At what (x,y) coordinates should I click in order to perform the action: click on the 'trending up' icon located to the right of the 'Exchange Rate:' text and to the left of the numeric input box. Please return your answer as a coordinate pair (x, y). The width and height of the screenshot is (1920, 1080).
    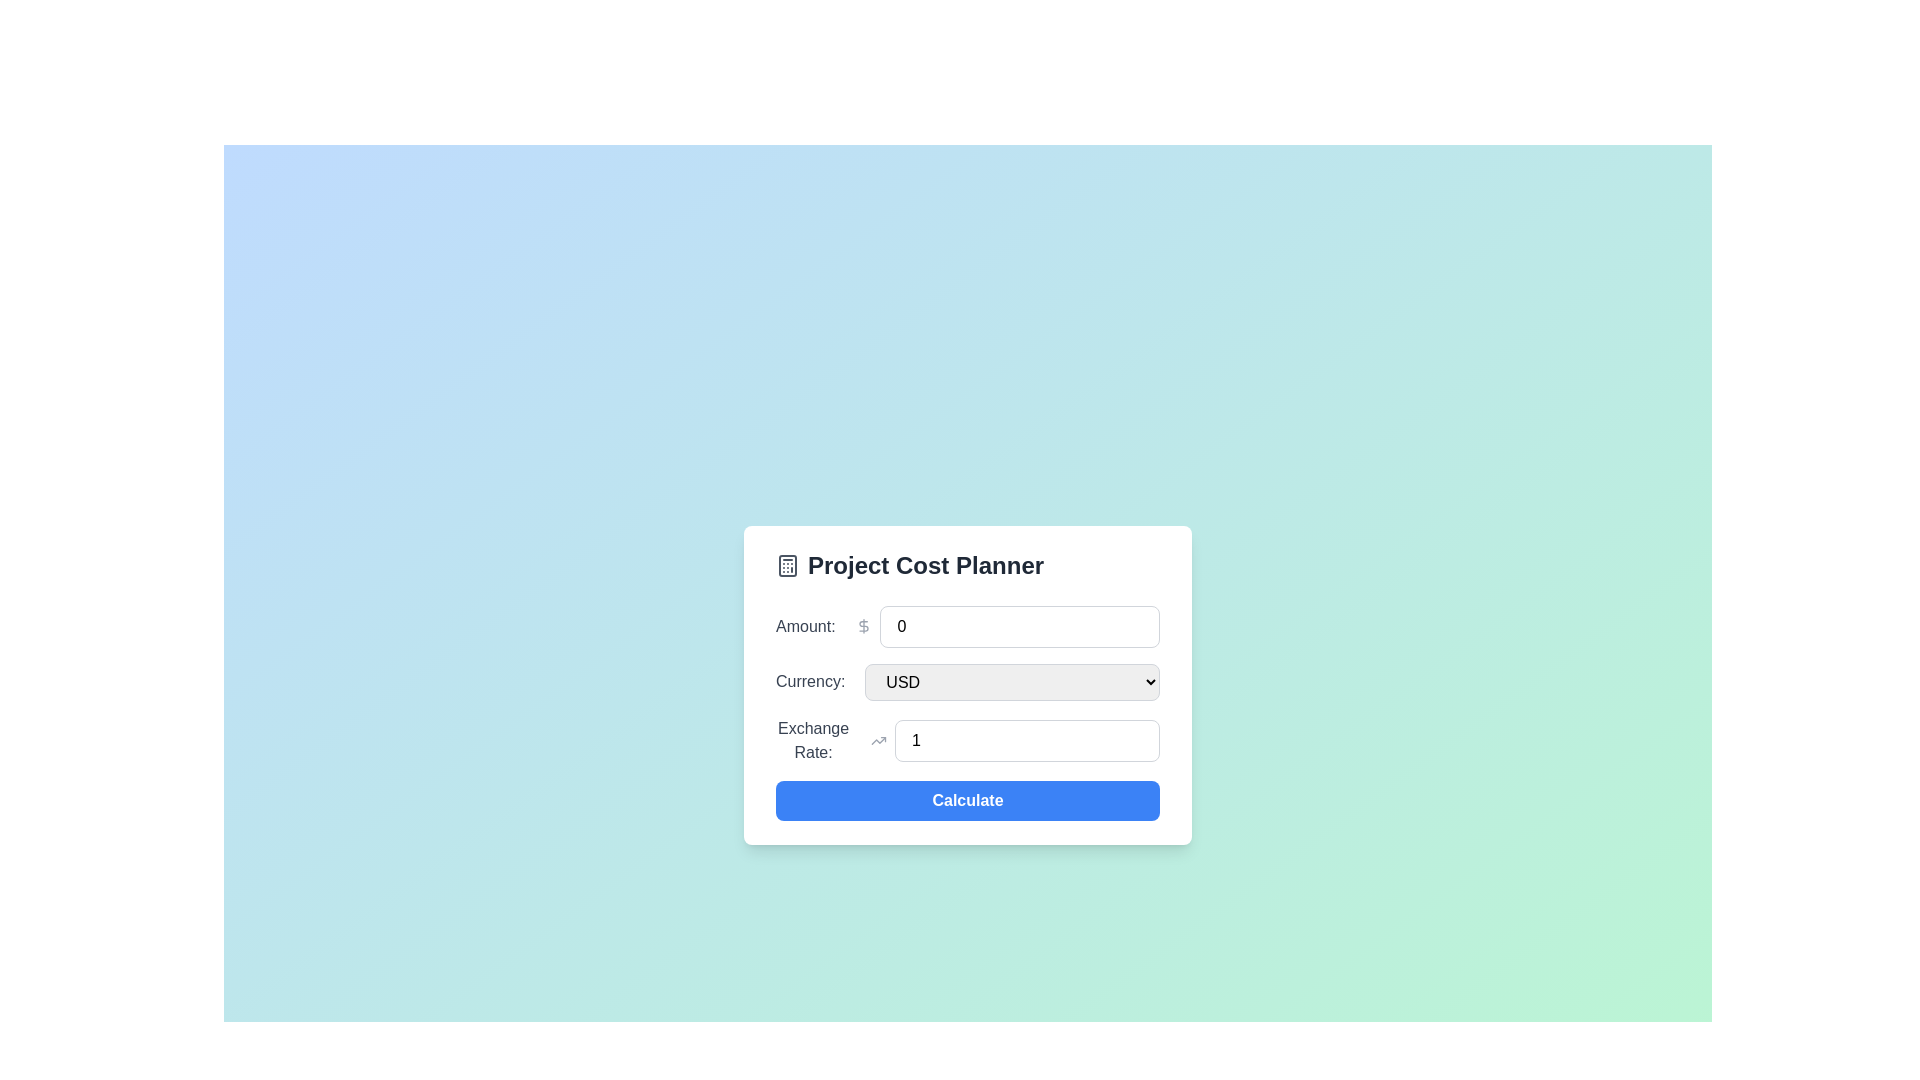
    Looking at the image, I should click on (879, 740).